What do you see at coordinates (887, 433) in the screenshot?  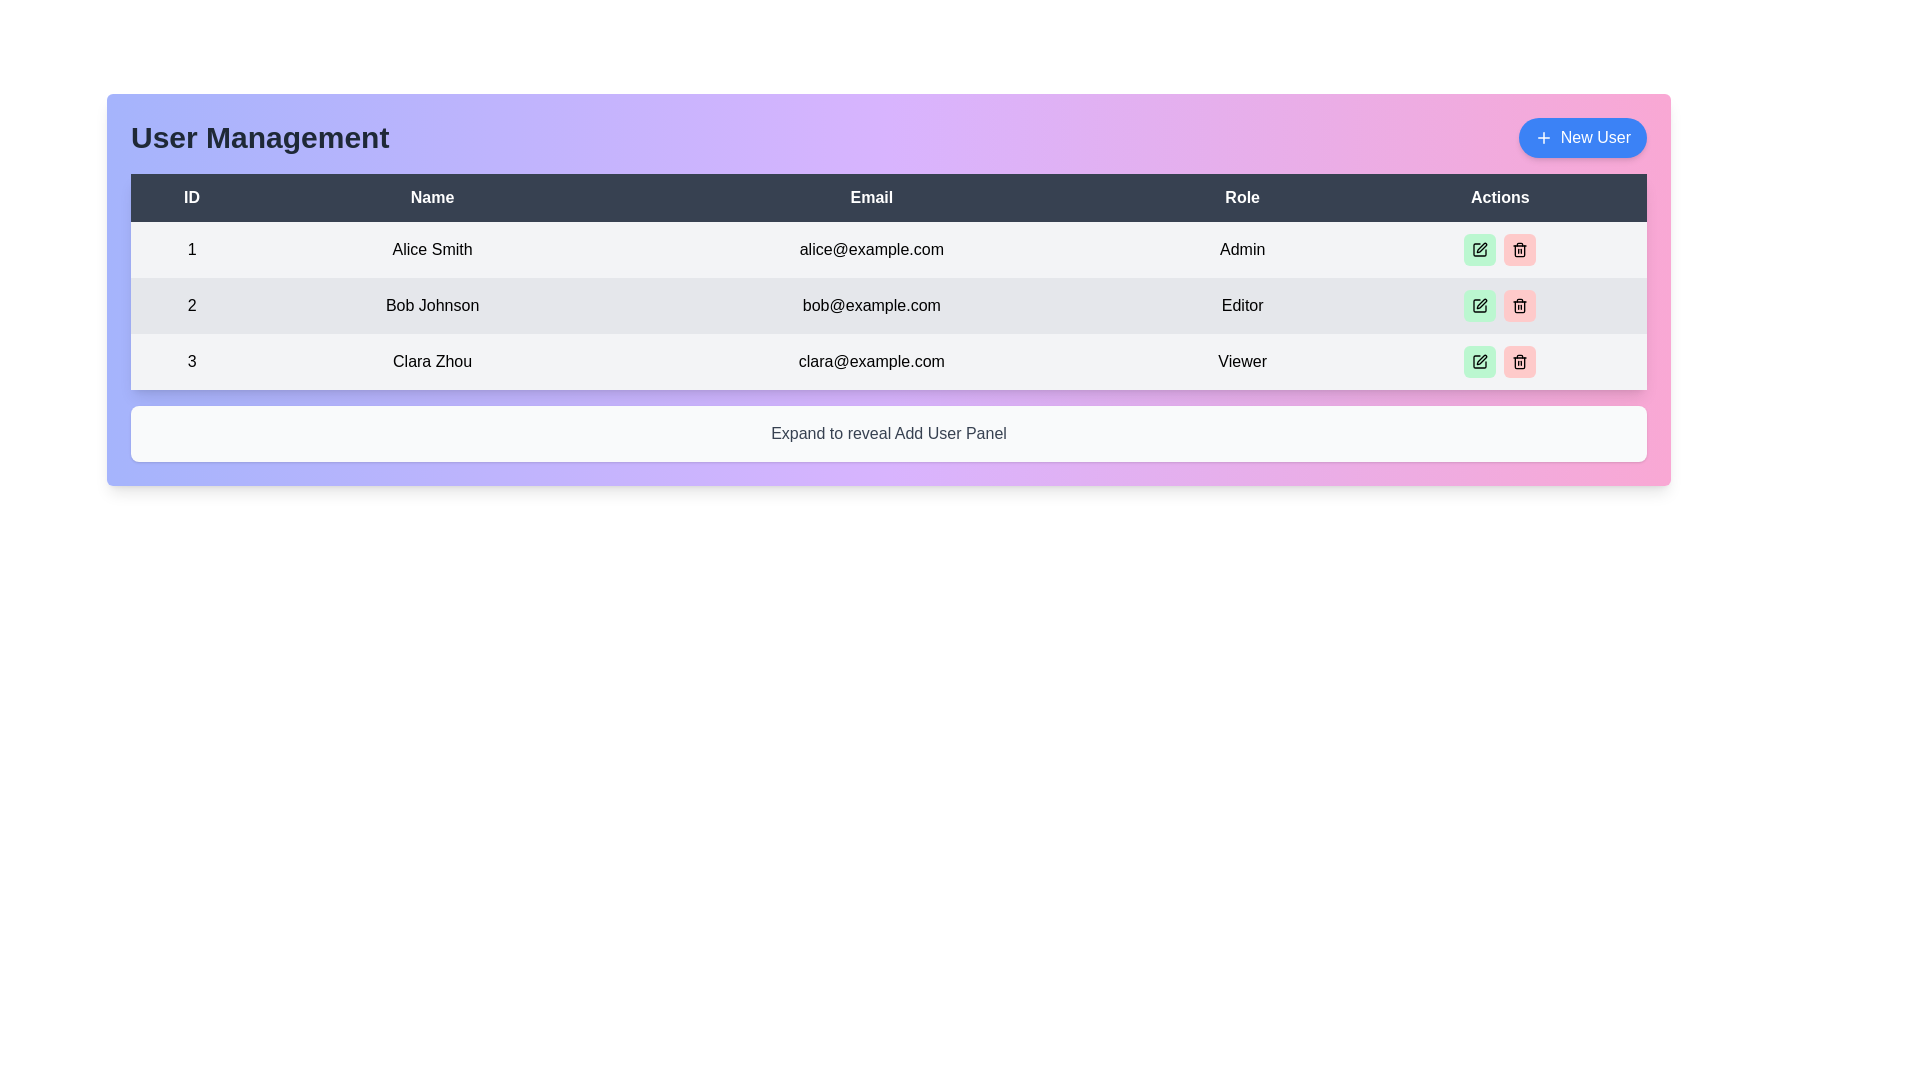 I see `the static text label that displays 'Expand` at bounding box center [887, 433].